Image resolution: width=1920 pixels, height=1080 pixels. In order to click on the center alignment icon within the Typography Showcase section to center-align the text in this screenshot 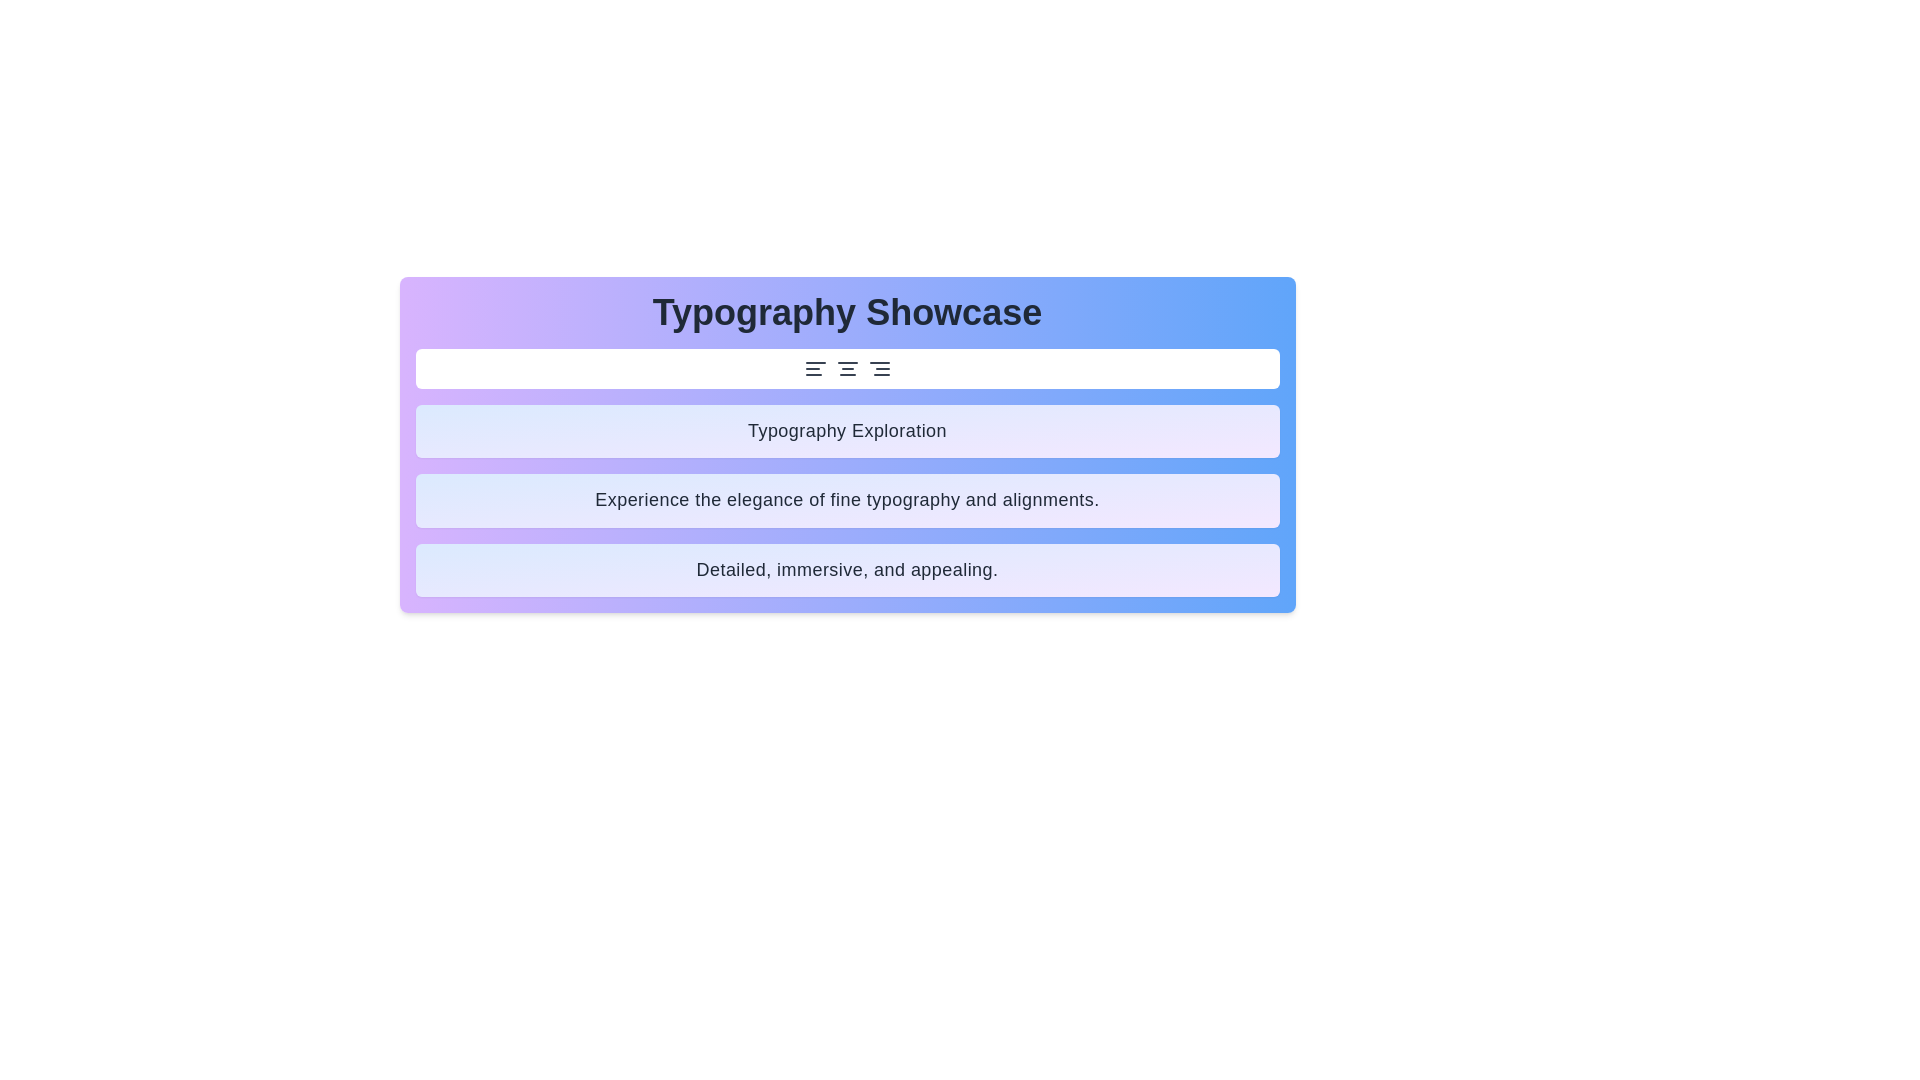, I will do `click(847, 369)`.